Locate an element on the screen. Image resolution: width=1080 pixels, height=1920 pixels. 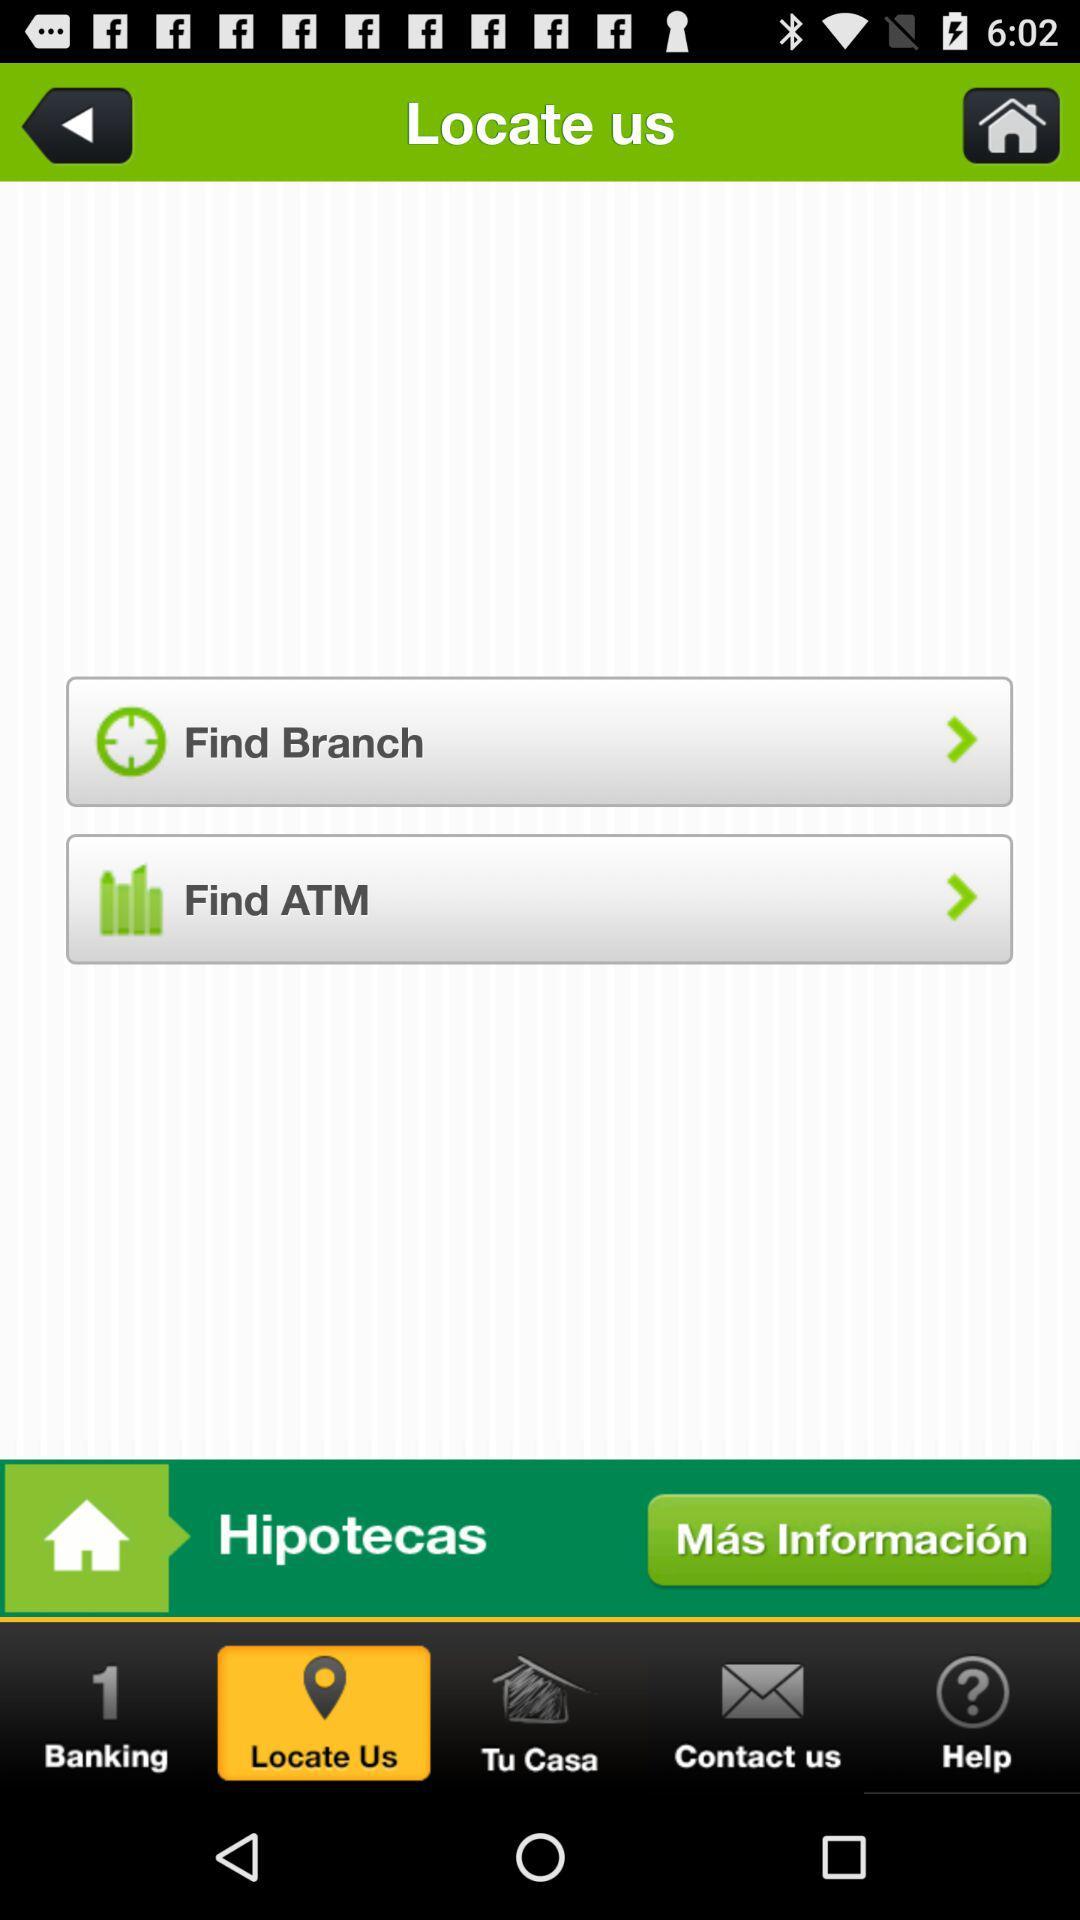
the home icon is located at coordinates (540, 1828).